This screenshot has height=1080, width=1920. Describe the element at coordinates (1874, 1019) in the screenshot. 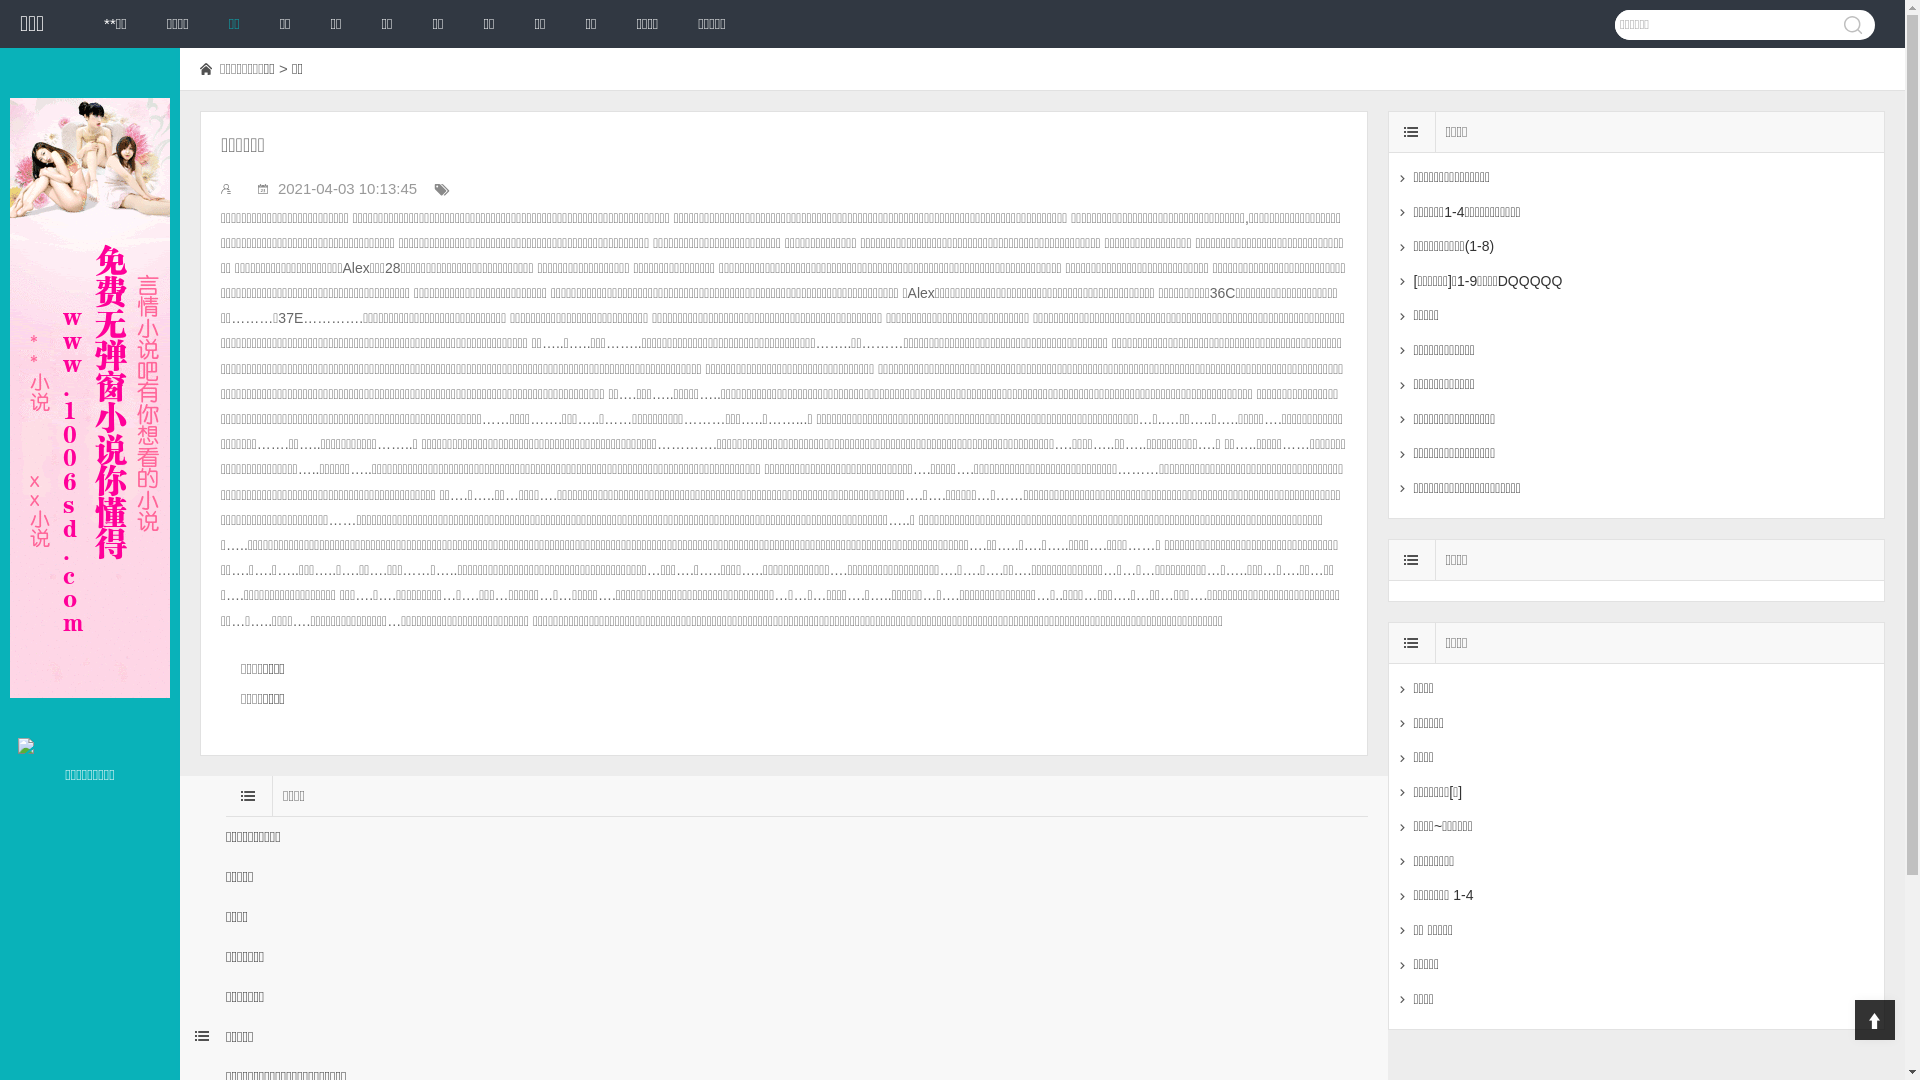

I see `'Top'` at that location.